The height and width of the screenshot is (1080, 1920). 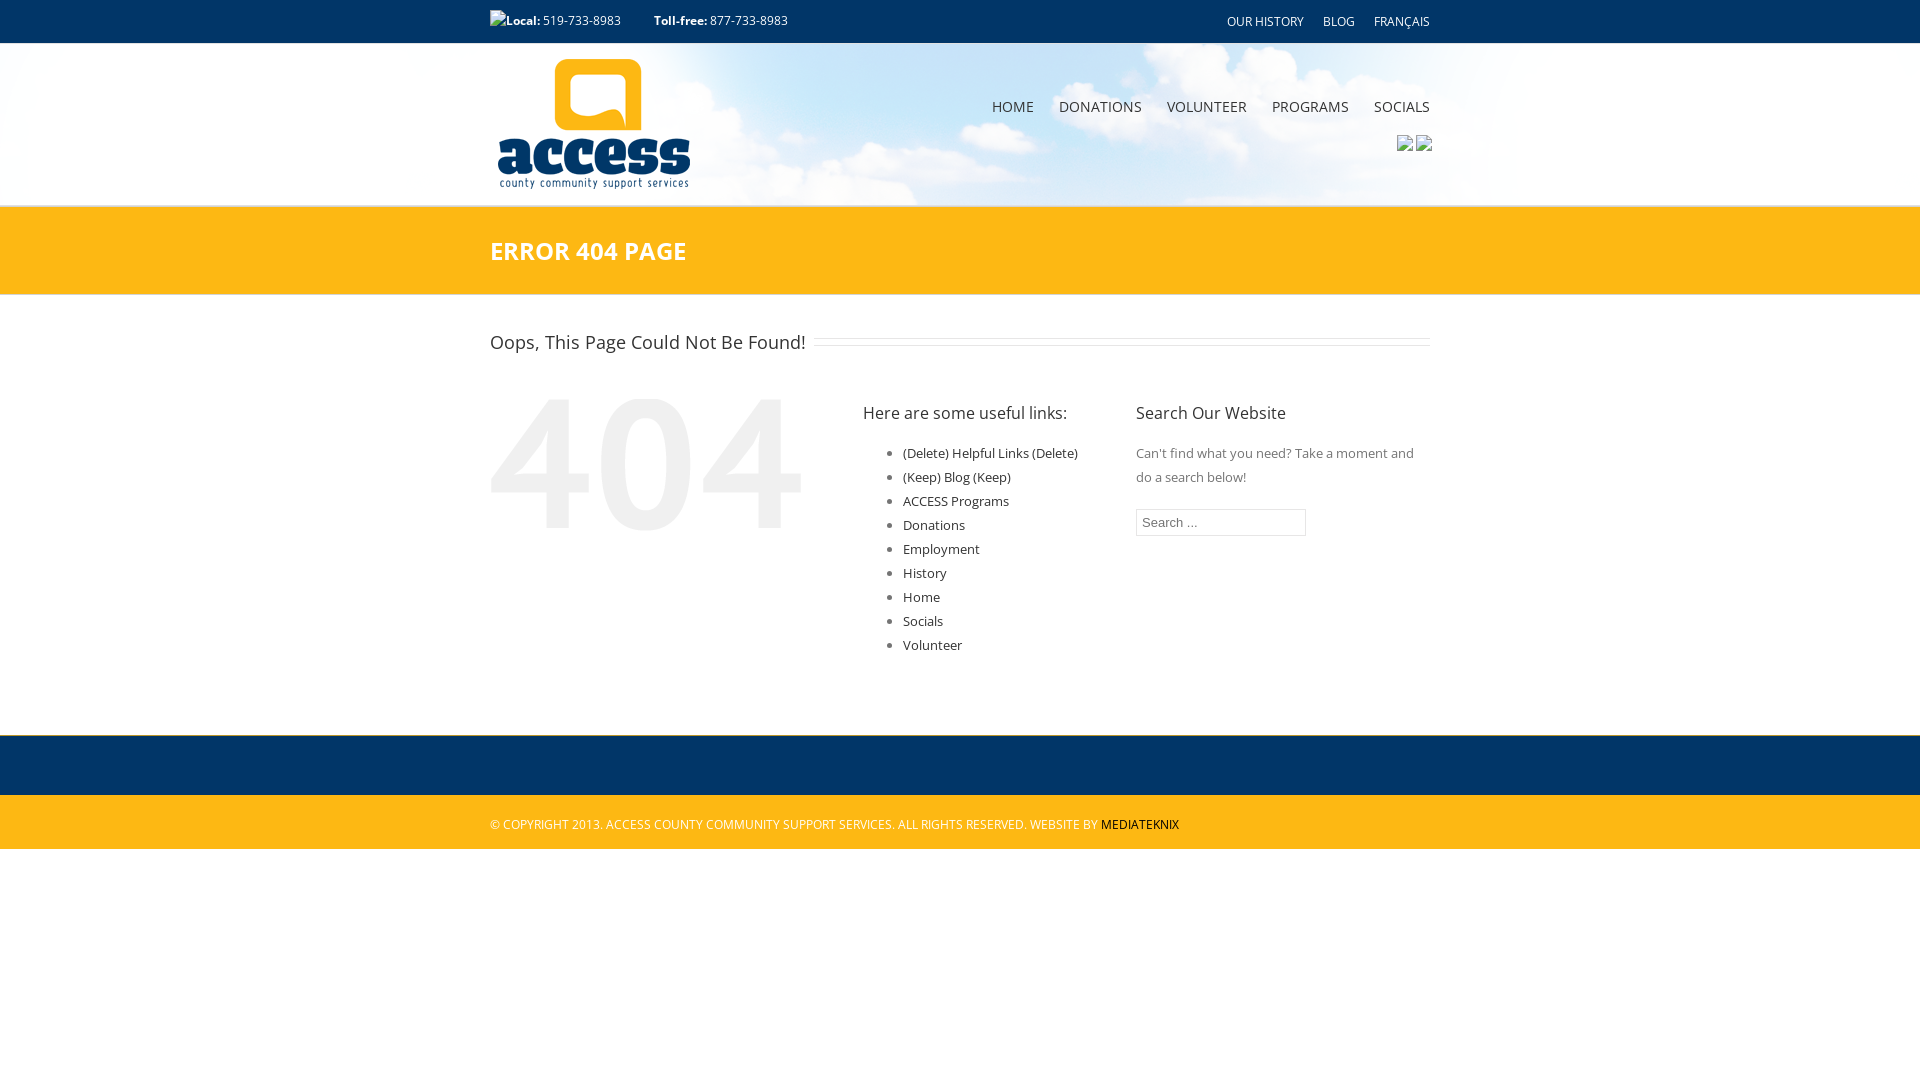 I want to click on '(Keep) Blog (Keep)', so click(x=901, y=477).